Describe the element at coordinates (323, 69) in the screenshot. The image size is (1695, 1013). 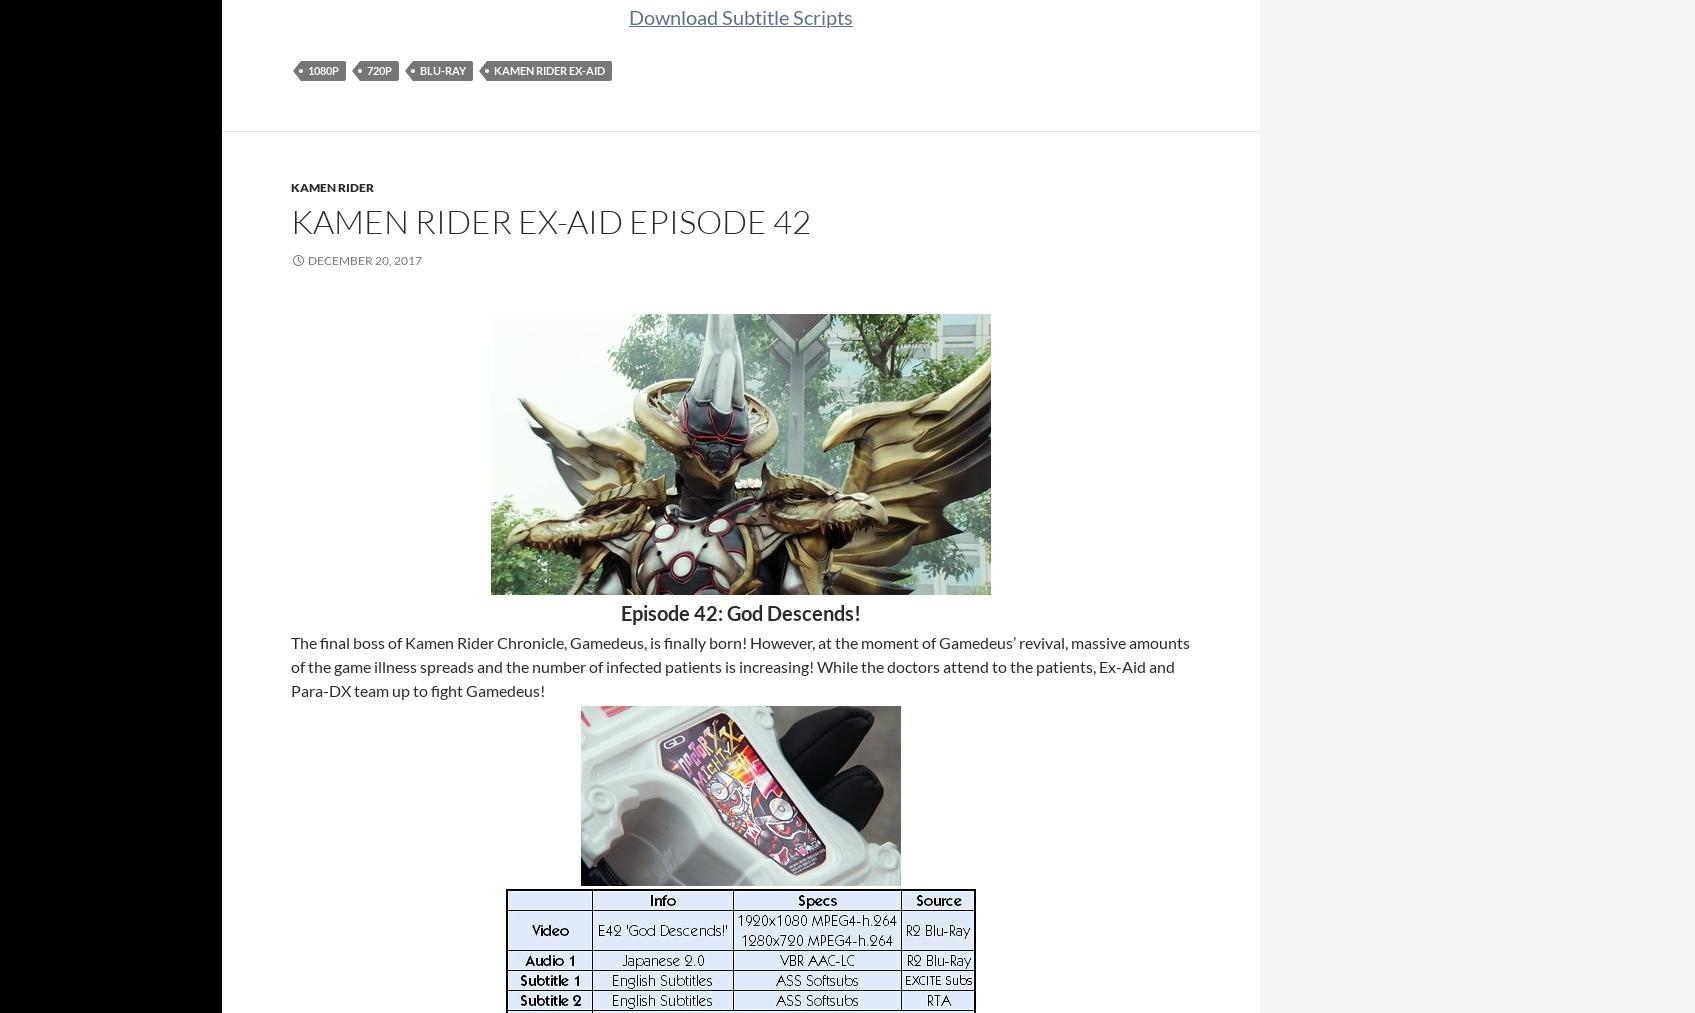
I see `'1080p'` at that location.